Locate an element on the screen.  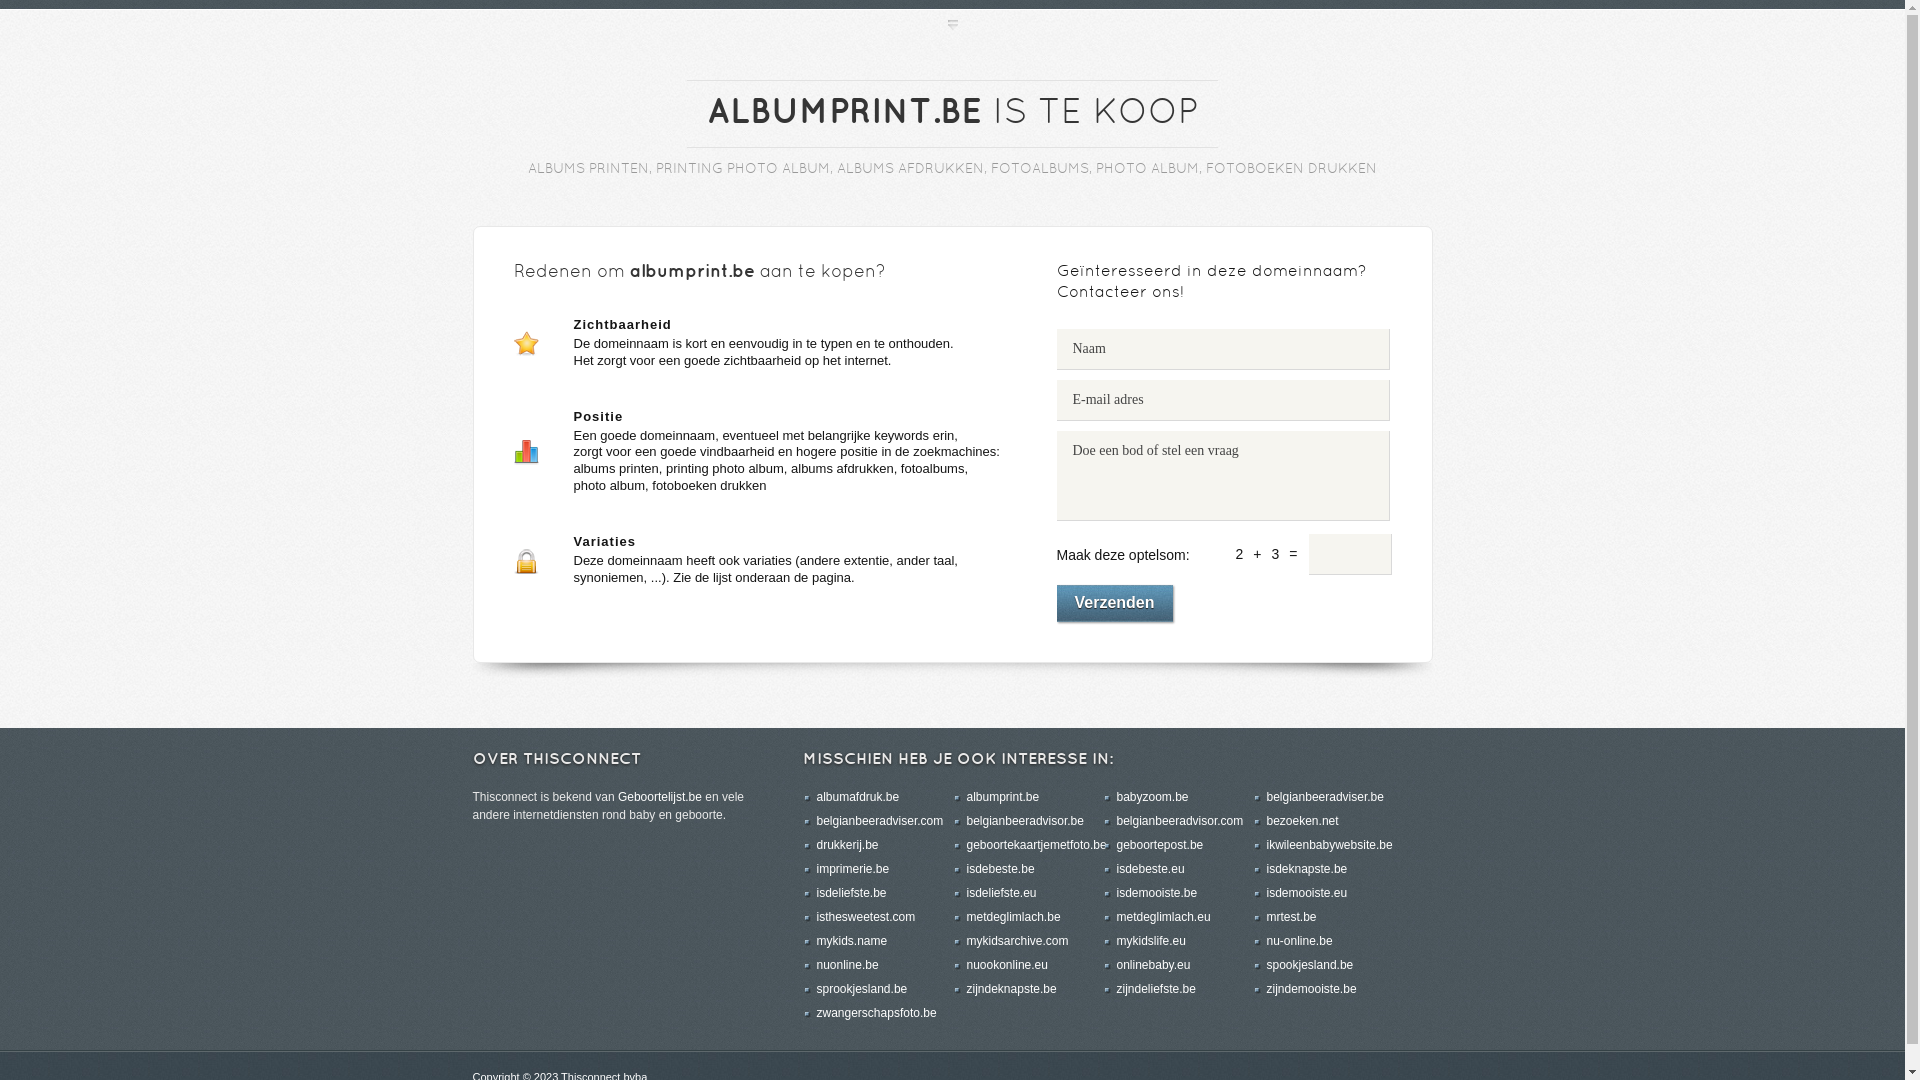
'nuookonline.eu' is located at coordinates (1006, 963).